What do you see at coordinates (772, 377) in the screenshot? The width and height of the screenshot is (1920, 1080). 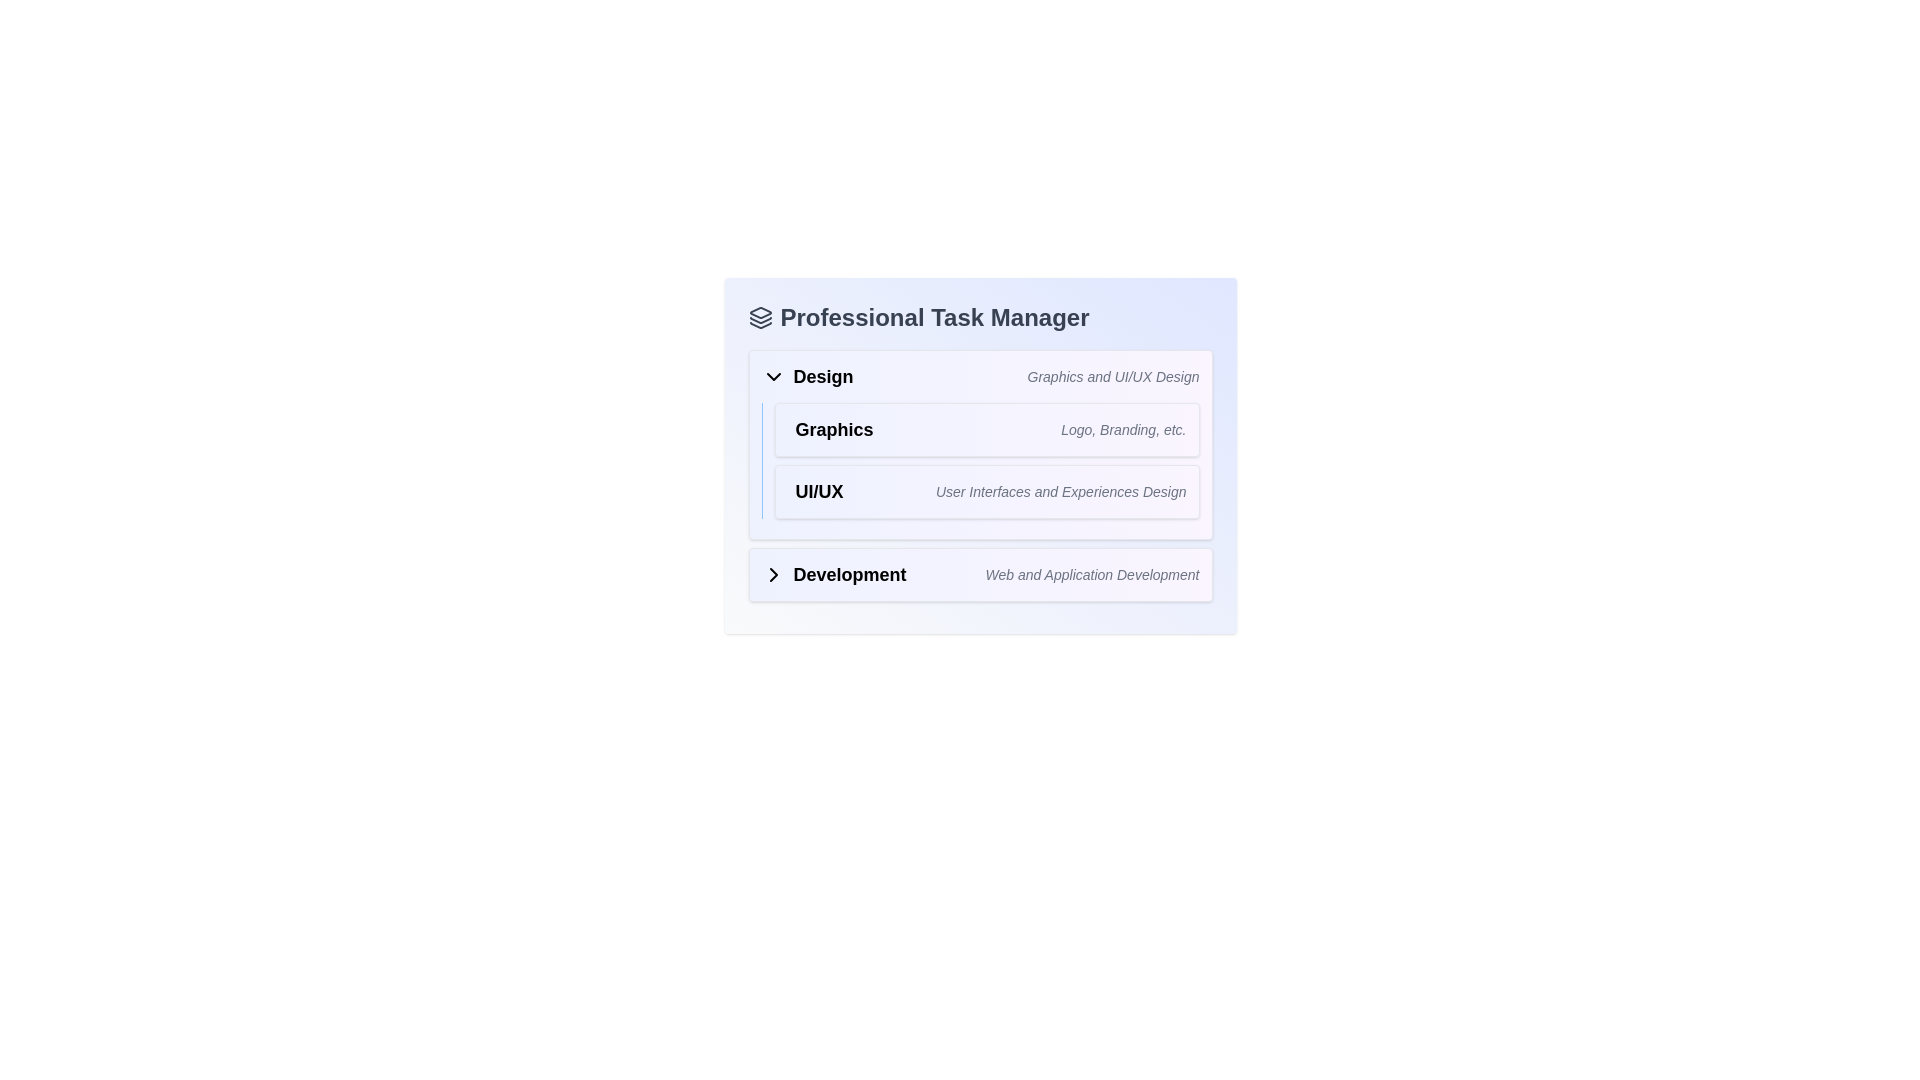 I see `the chevron icon to the left of the 'Design' label` at bounding box center [772, 377].